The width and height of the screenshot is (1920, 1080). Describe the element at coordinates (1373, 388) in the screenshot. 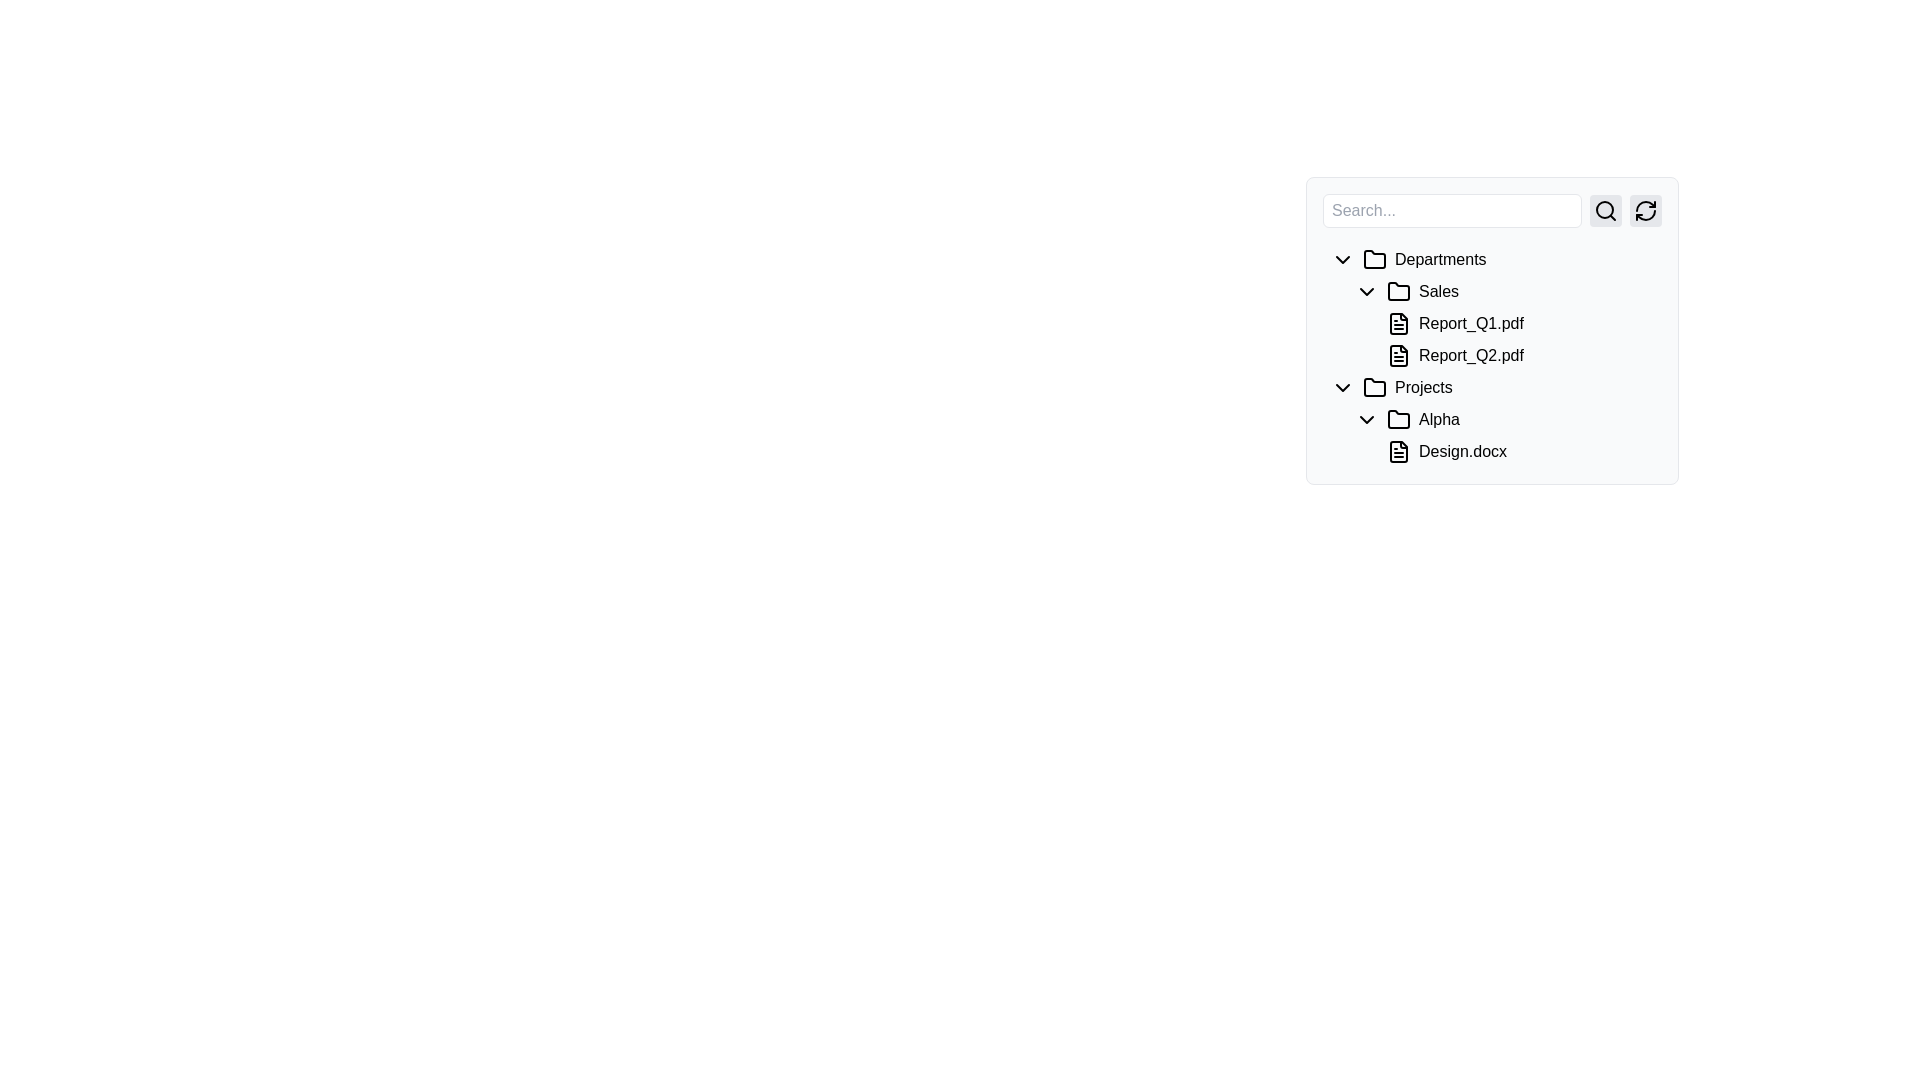

I see `the minimalist folder icon located to the left of the 'Projects' label` at that location.